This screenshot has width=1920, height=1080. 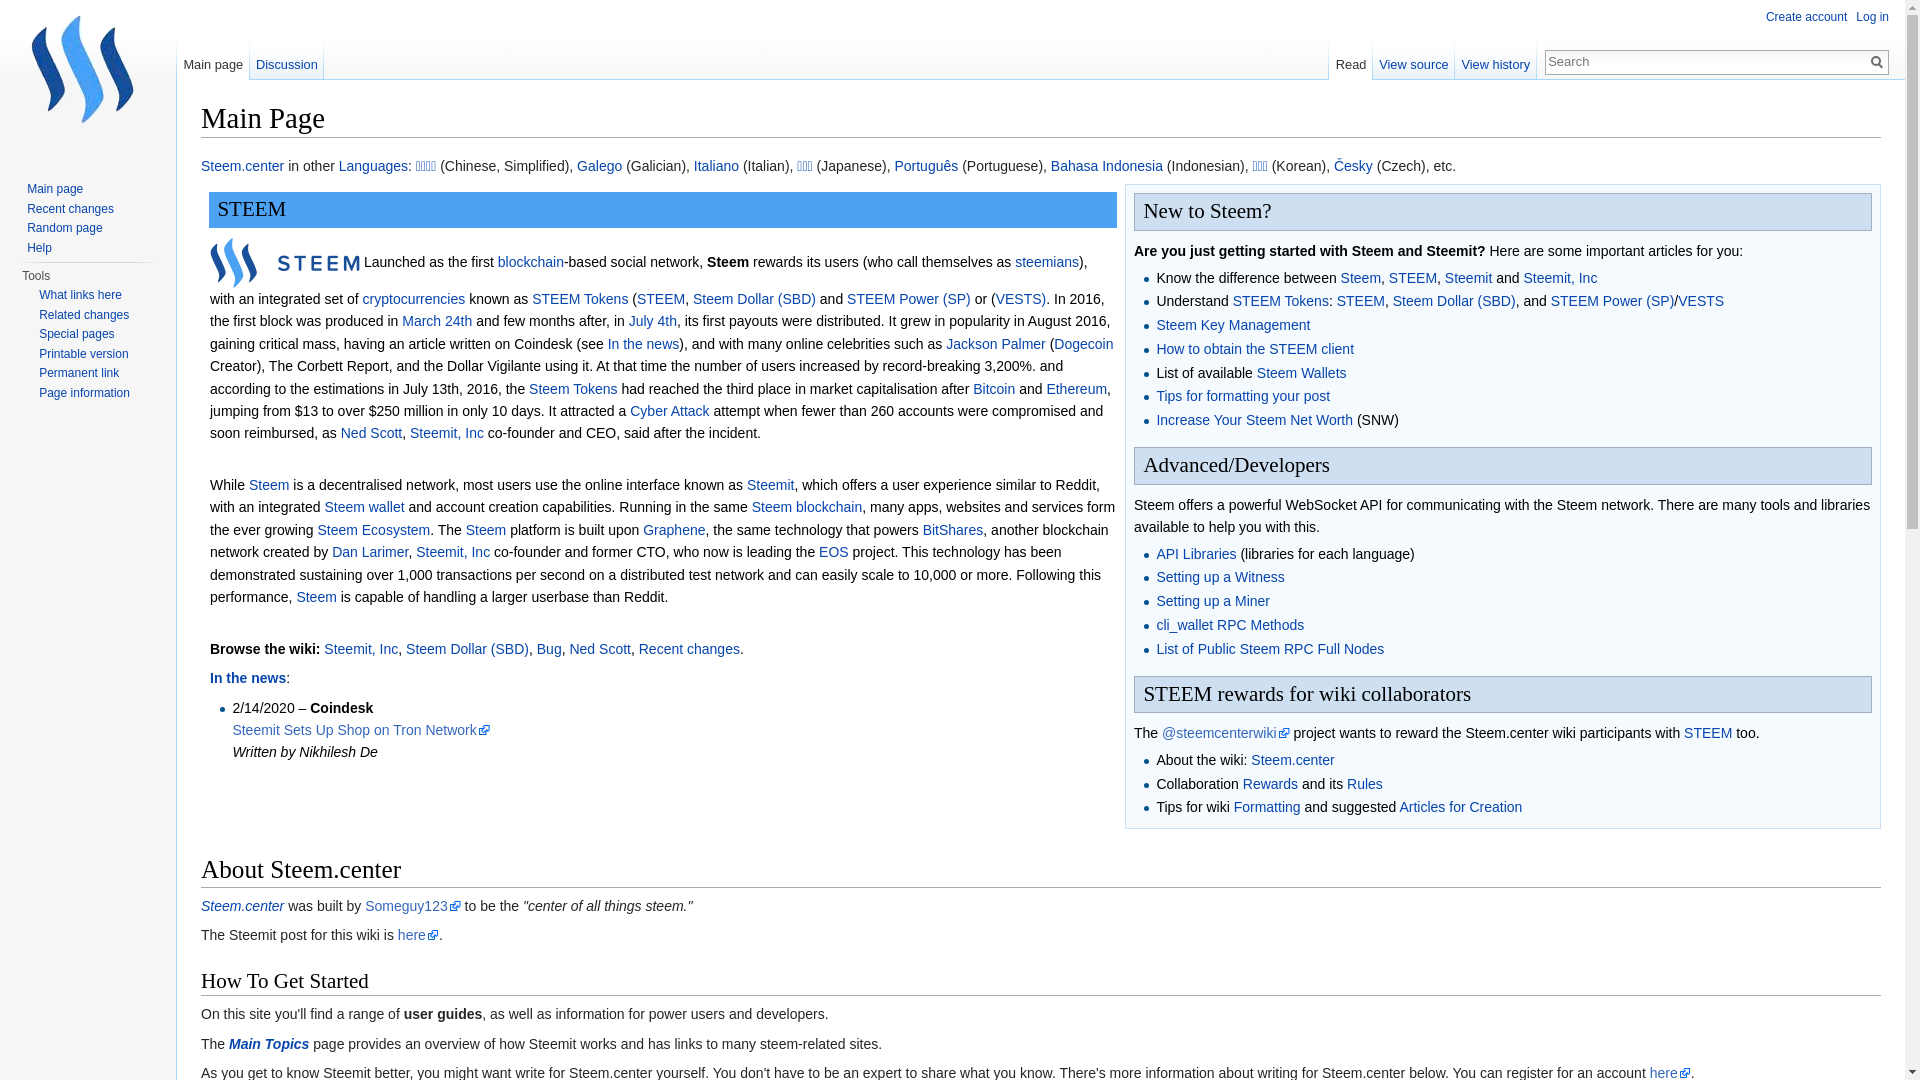 What do you see at coordinates (834, 551) in the screenshot?
I see `'EOS'` at bounding box center [834, 551].